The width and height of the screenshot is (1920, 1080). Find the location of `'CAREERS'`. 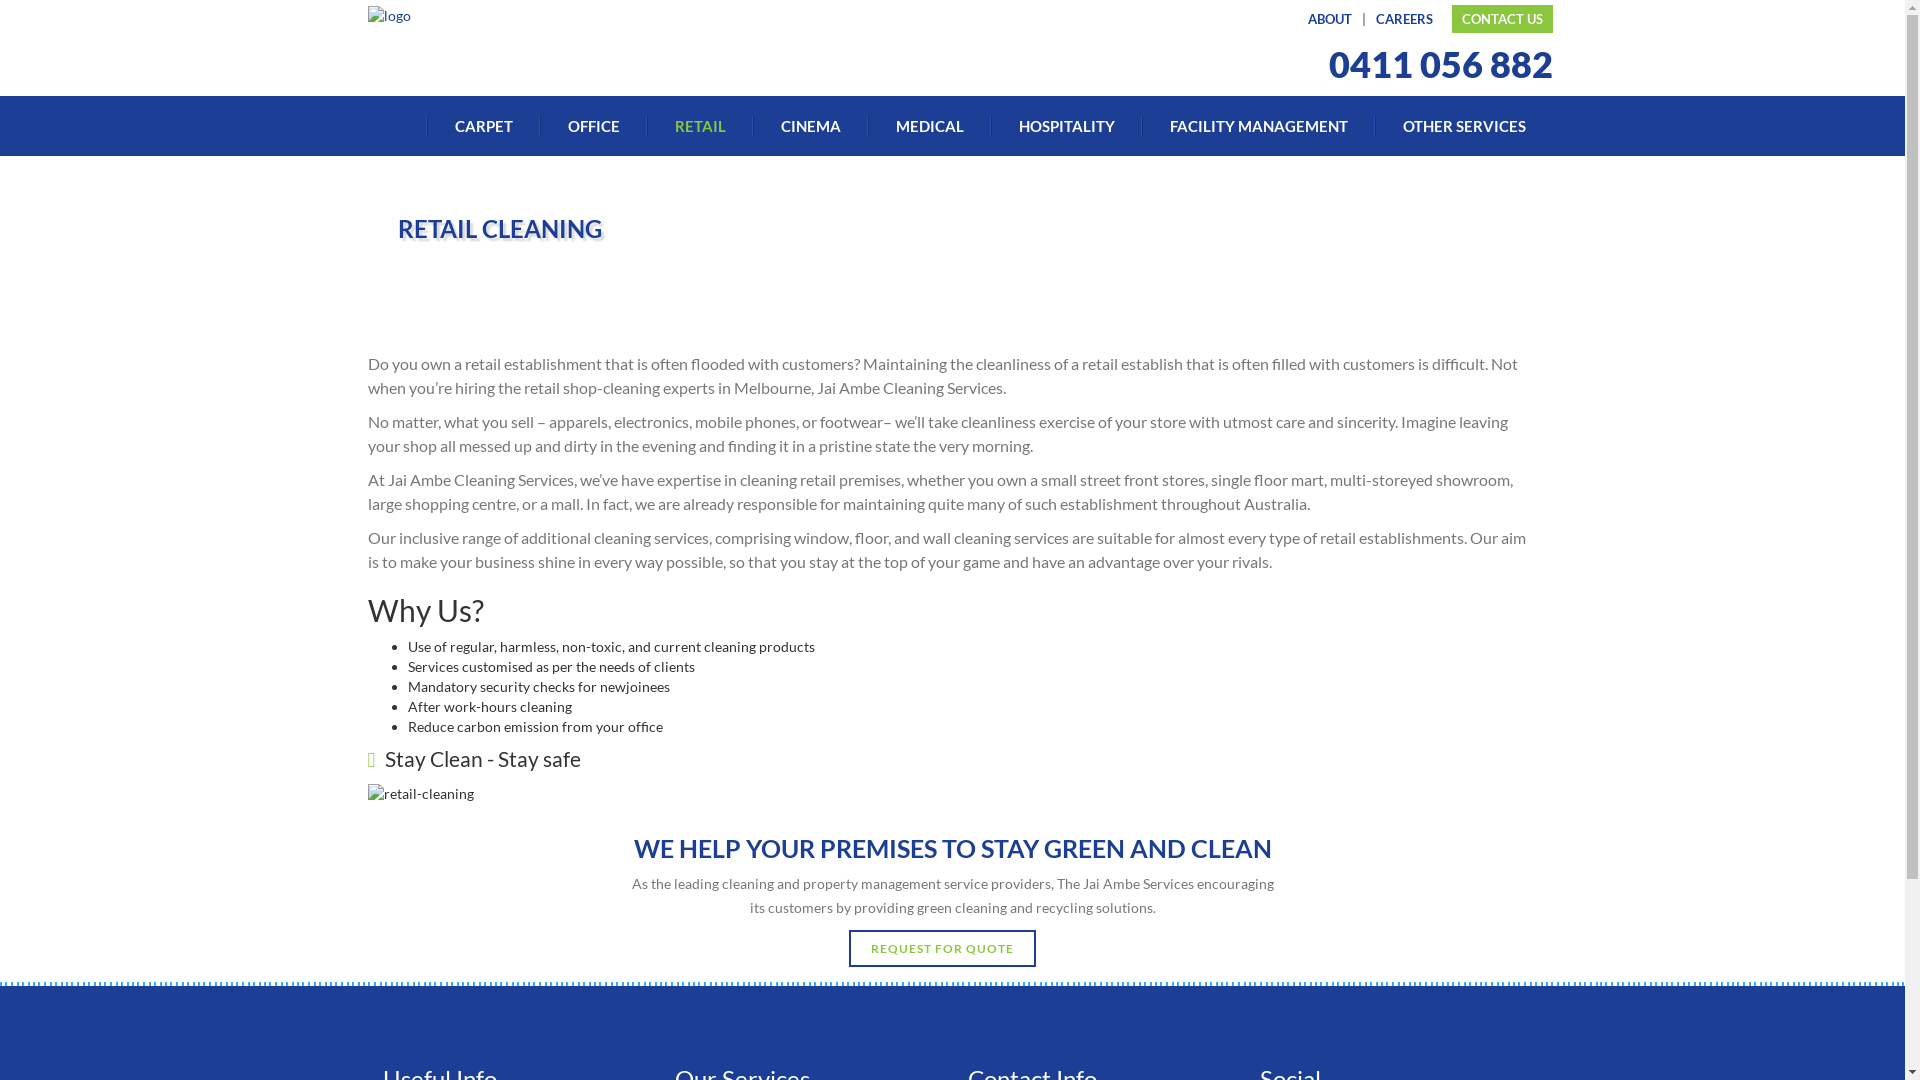

'CAREERS' is located at coordinates (1367, 19).